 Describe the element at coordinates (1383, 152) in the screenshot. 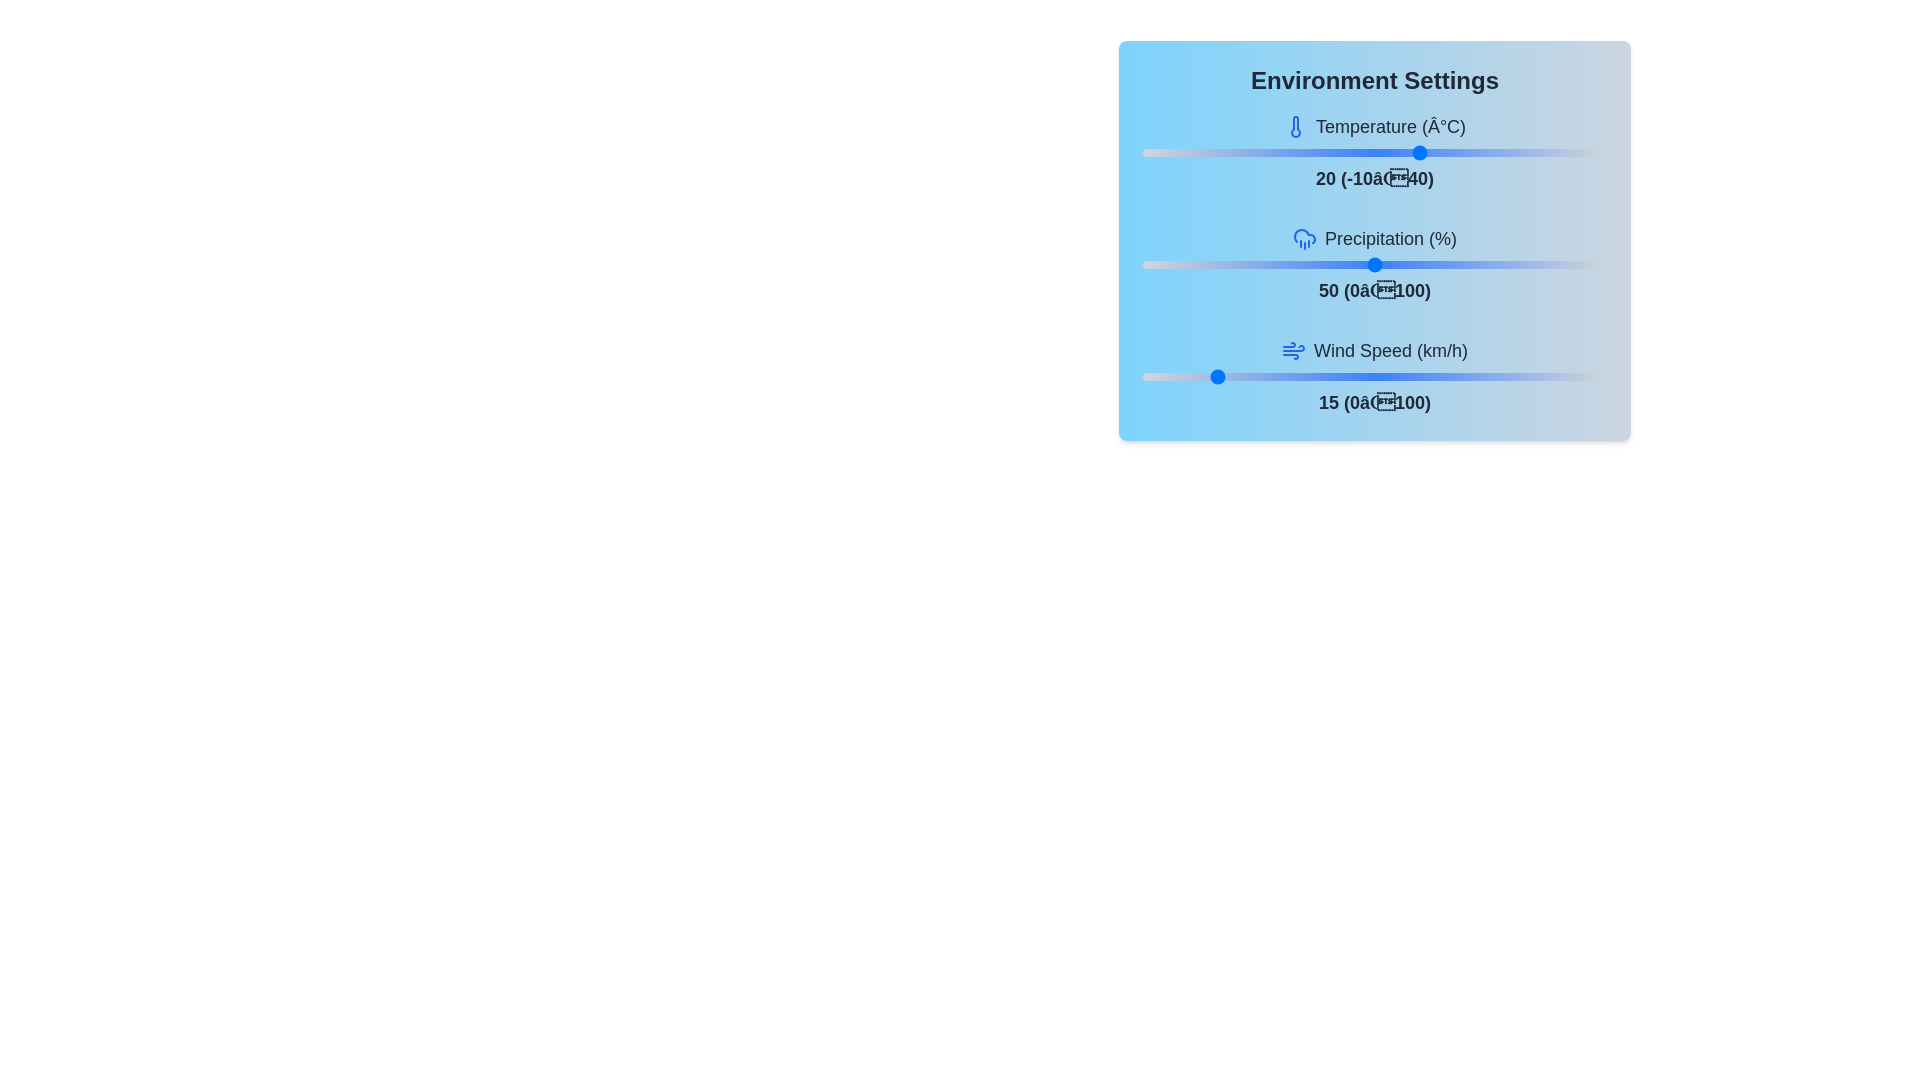

I see `the temperature` at that location.